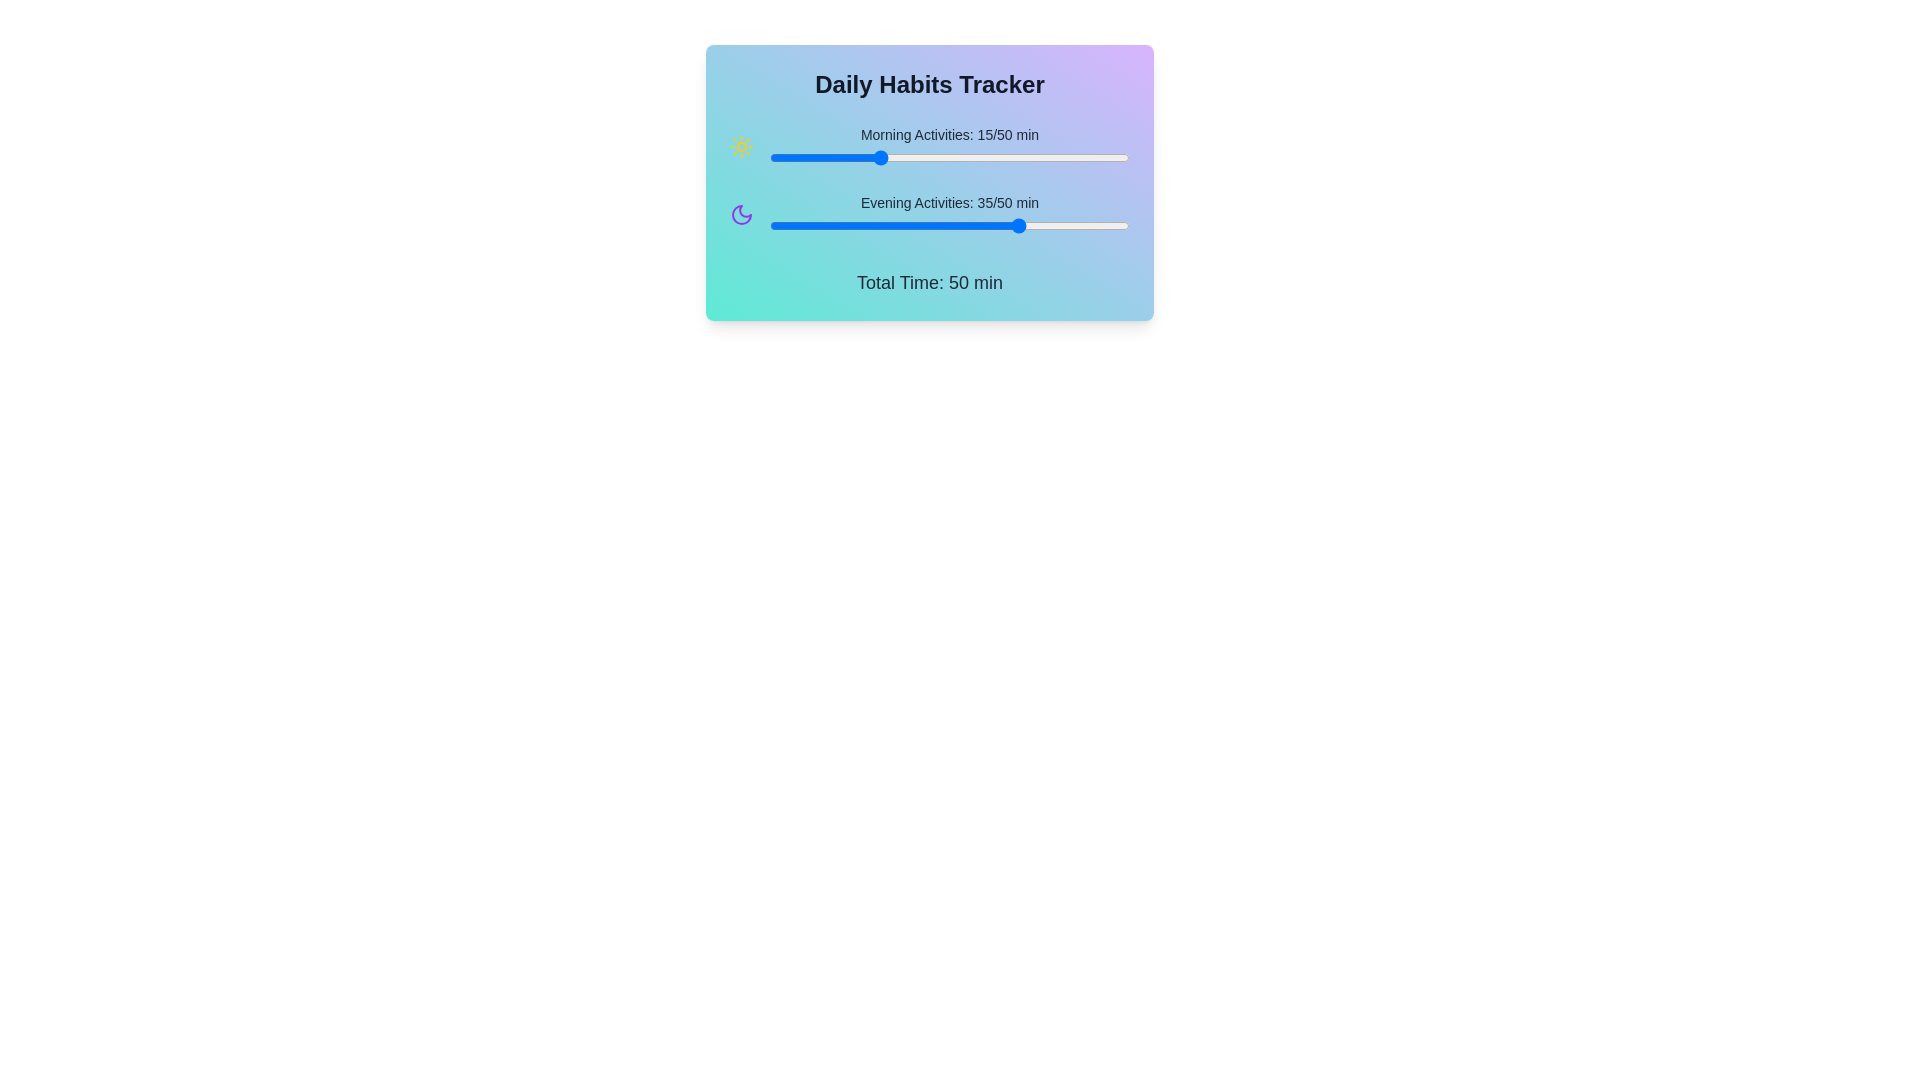 This screenshot has height=1080, width=1920. What do you see at coordinates (1014, 225) in the screenshot?
I see `the evening activity time` at bounding box center [1014, 225].